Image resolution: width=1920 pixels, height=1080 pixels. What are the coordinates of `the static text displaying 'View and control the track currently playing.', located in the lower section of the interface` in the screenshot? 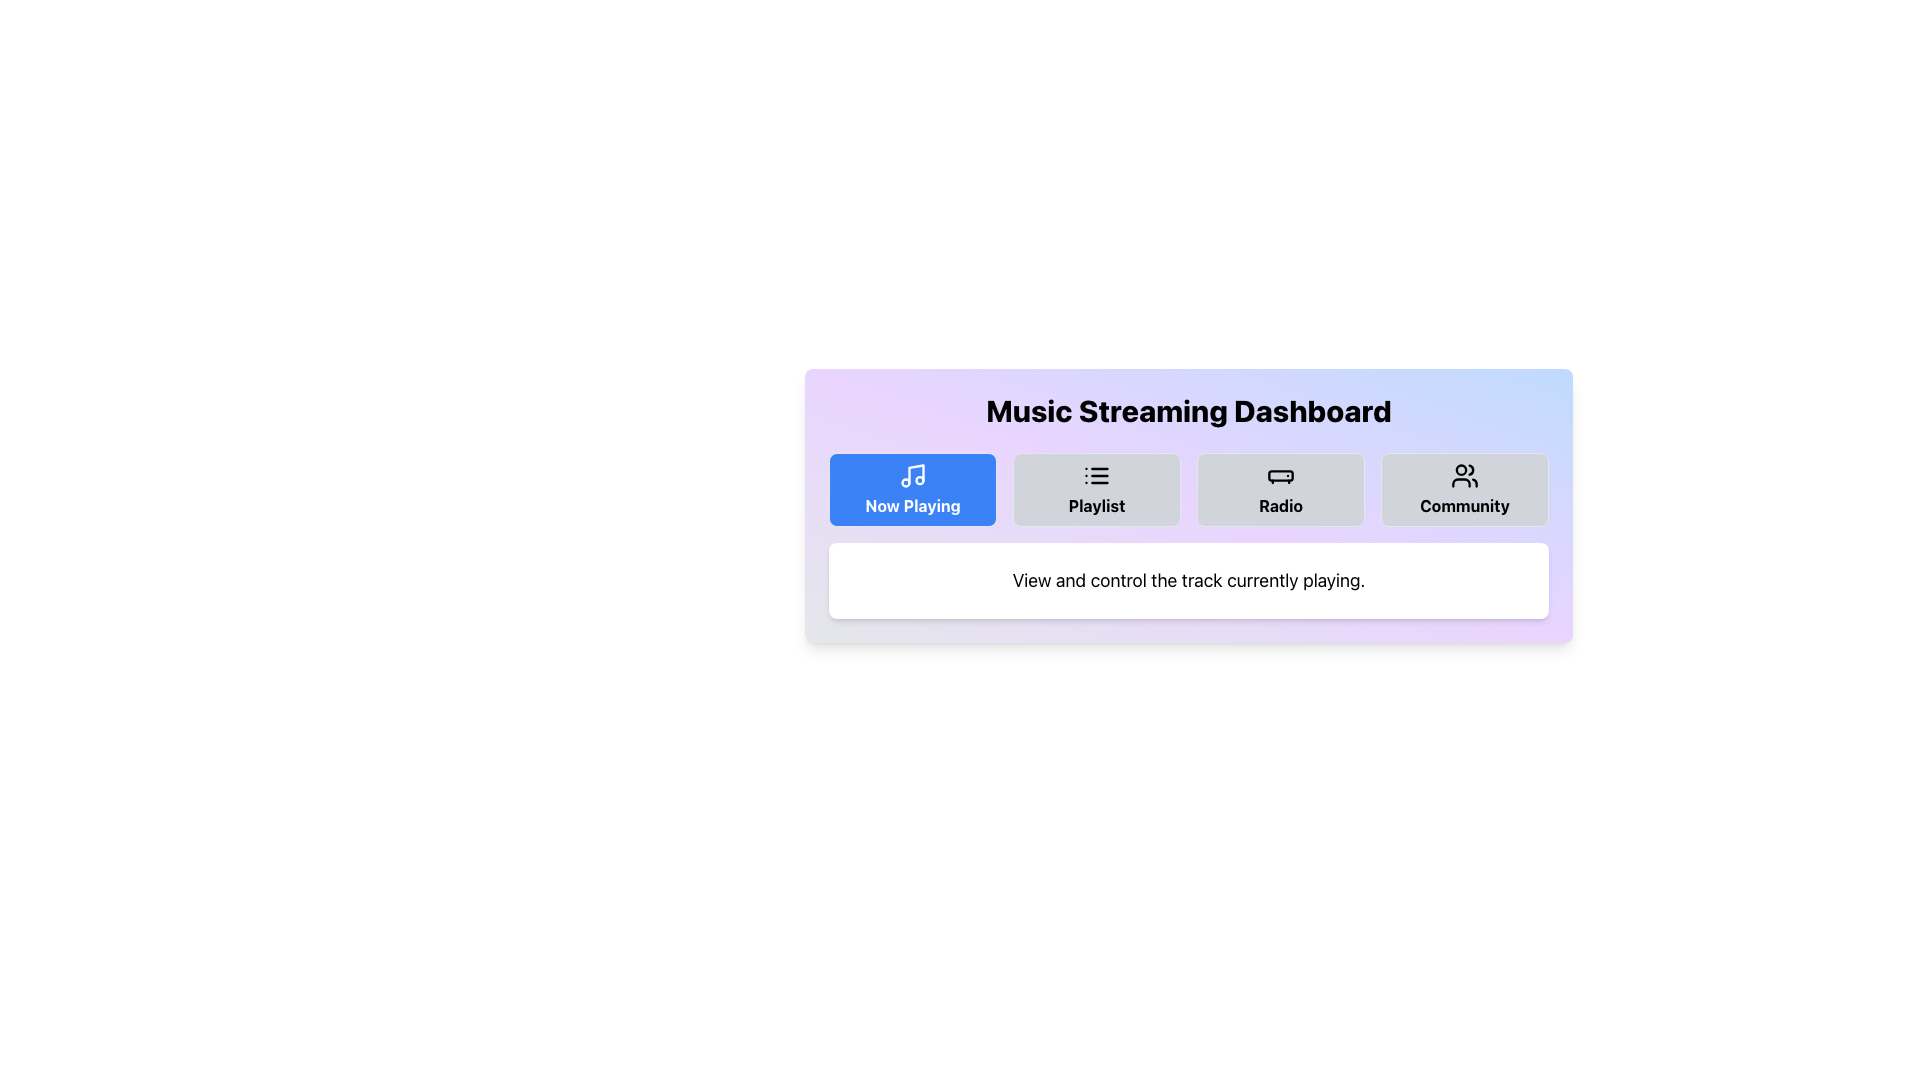 It's located at (1189, 581).